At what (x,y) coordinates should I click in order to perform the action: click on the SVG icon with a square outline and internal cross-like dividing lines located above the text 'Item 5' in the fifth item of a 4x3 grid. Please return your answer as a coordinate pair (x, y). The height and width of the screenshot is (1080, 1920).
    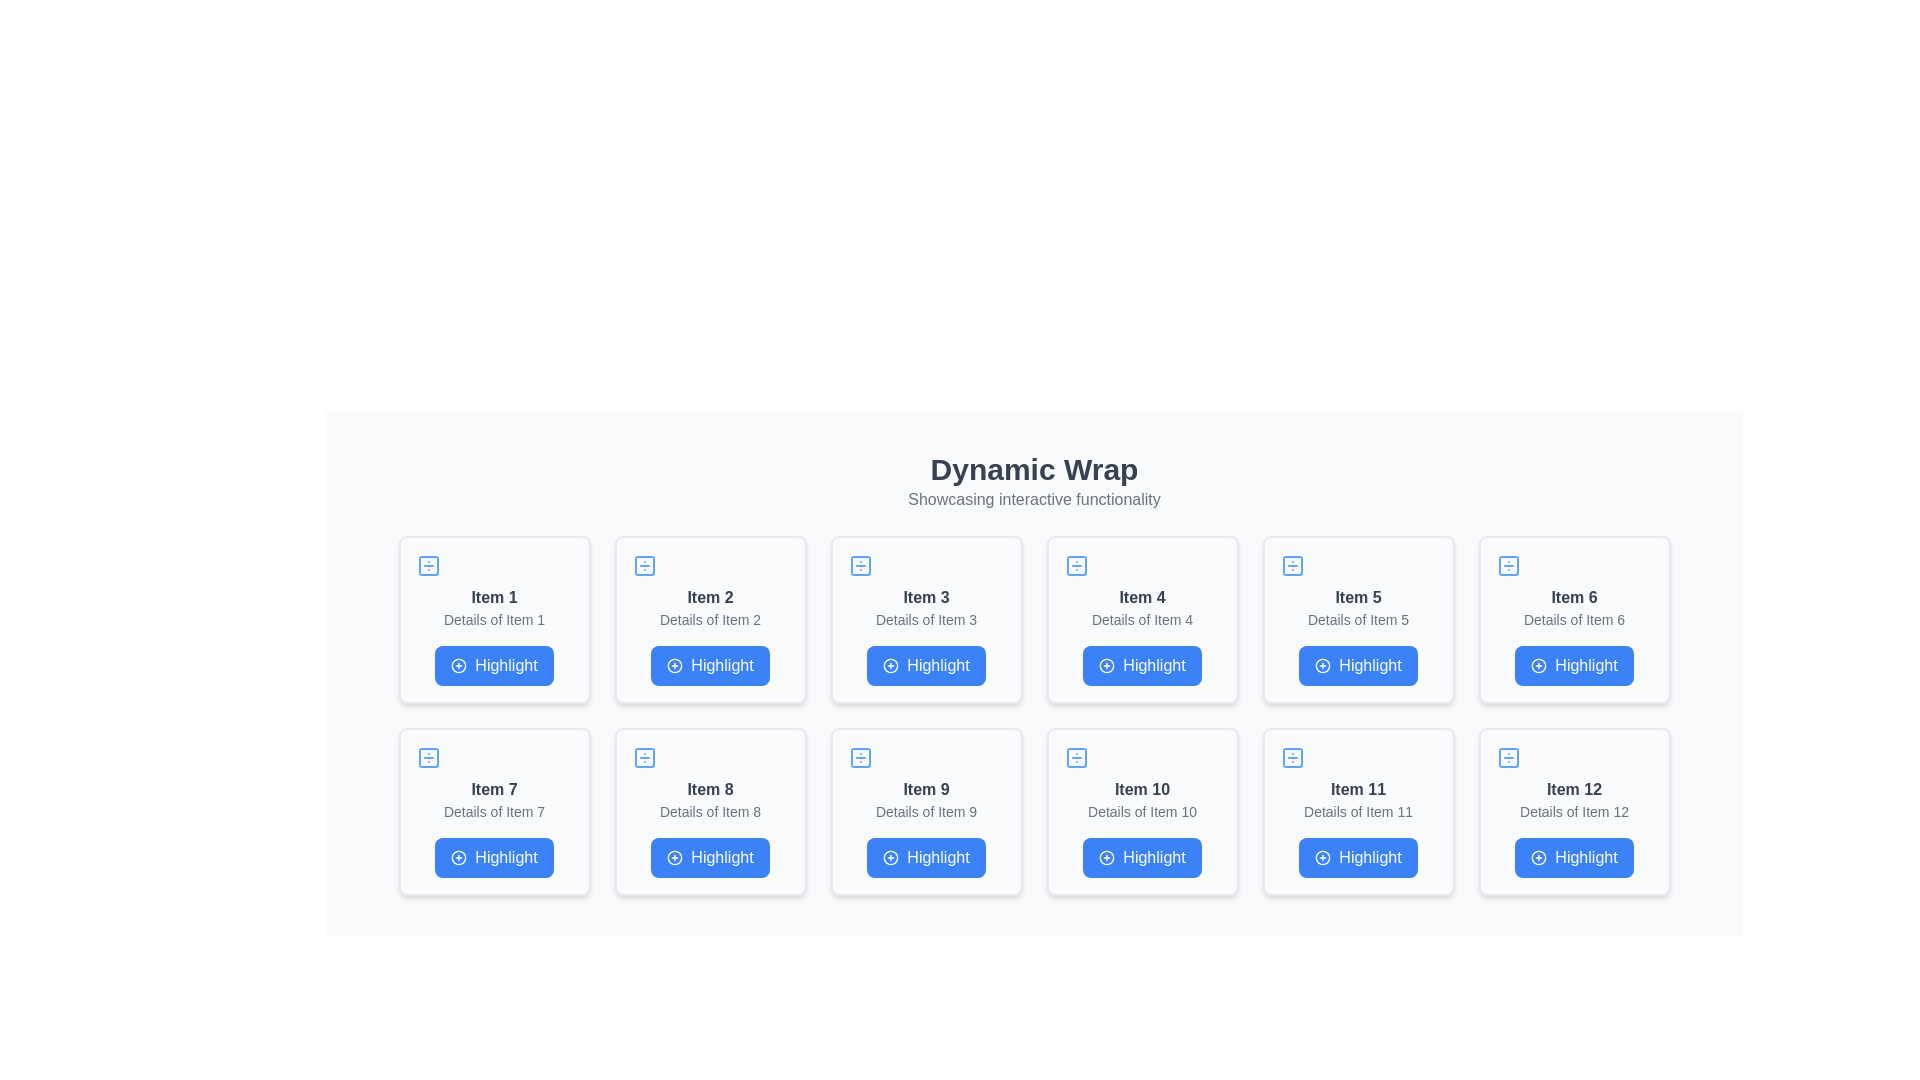
    Looking at the image, I should click on (1292, 566).